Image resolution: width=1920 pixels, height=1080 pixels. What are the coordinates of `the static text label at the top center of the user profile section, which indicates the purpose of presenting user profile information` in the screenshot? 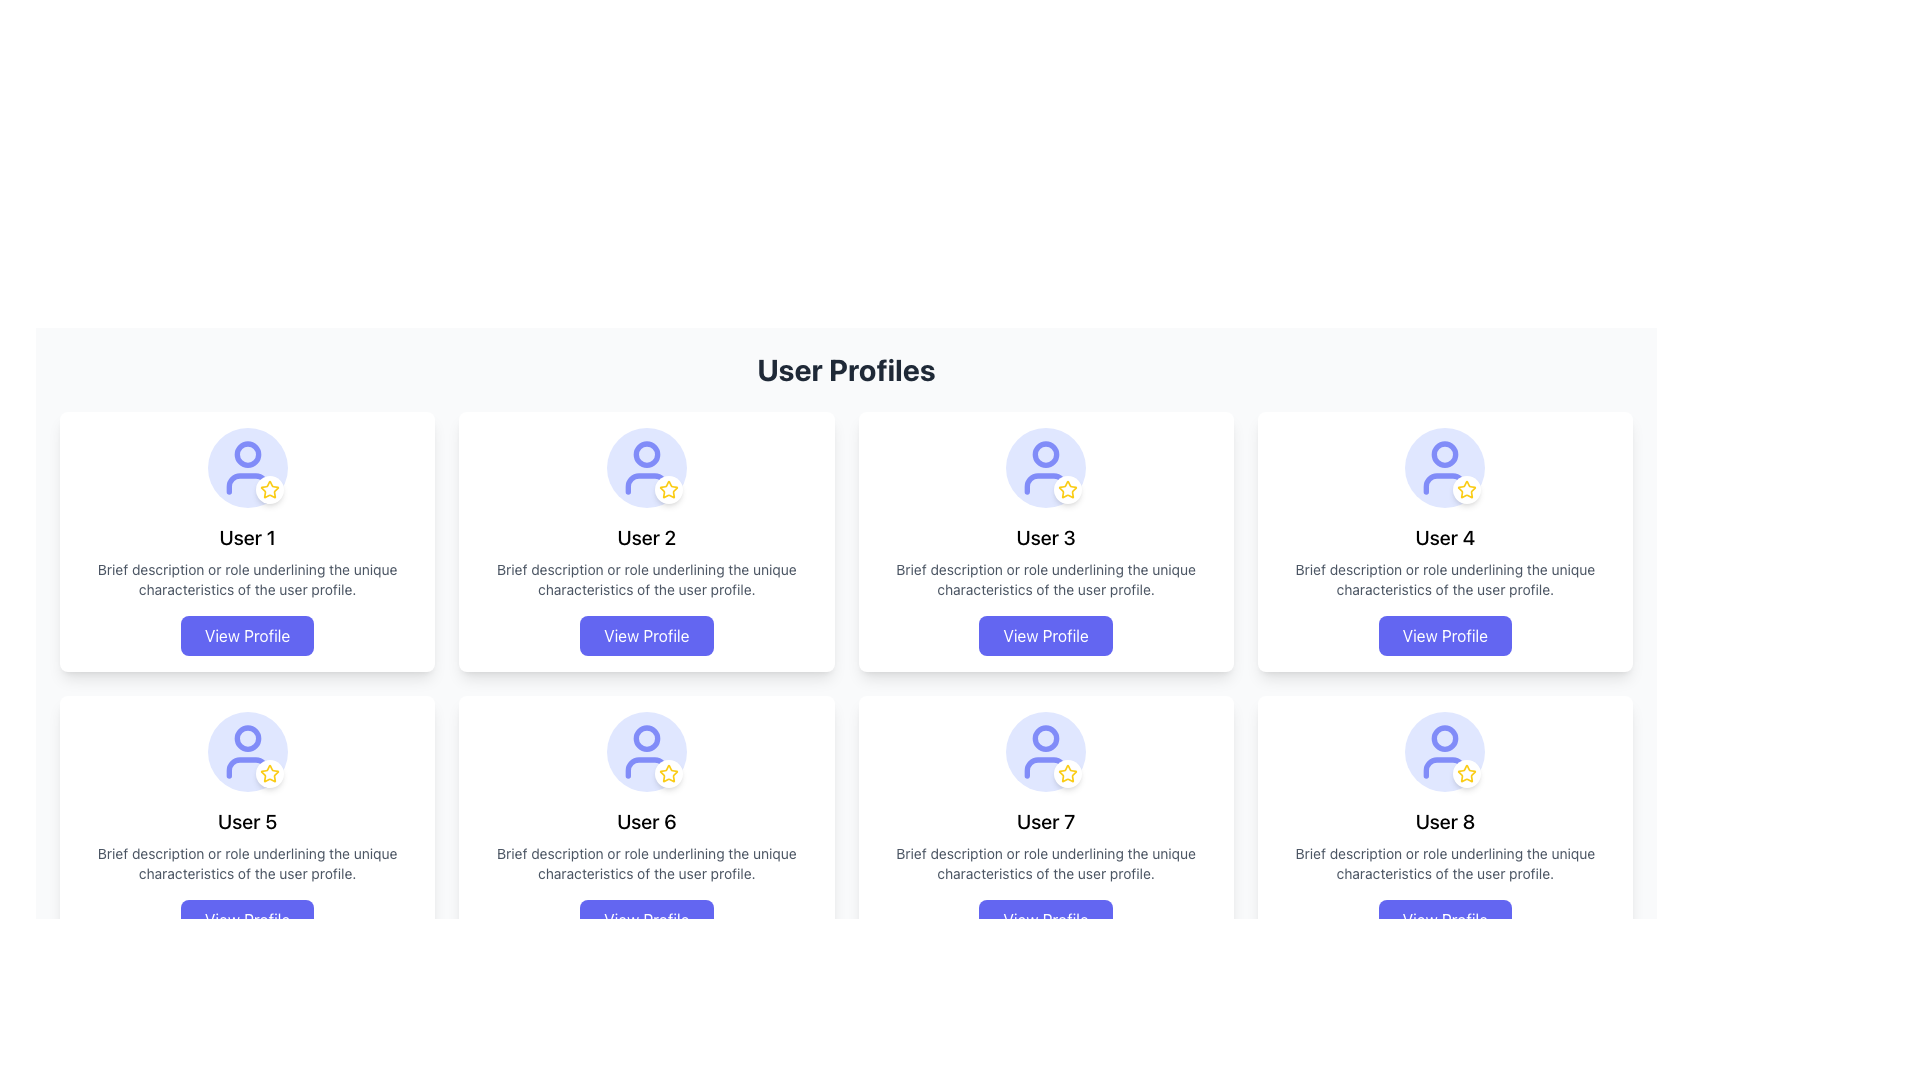 It's located at (846, 370).